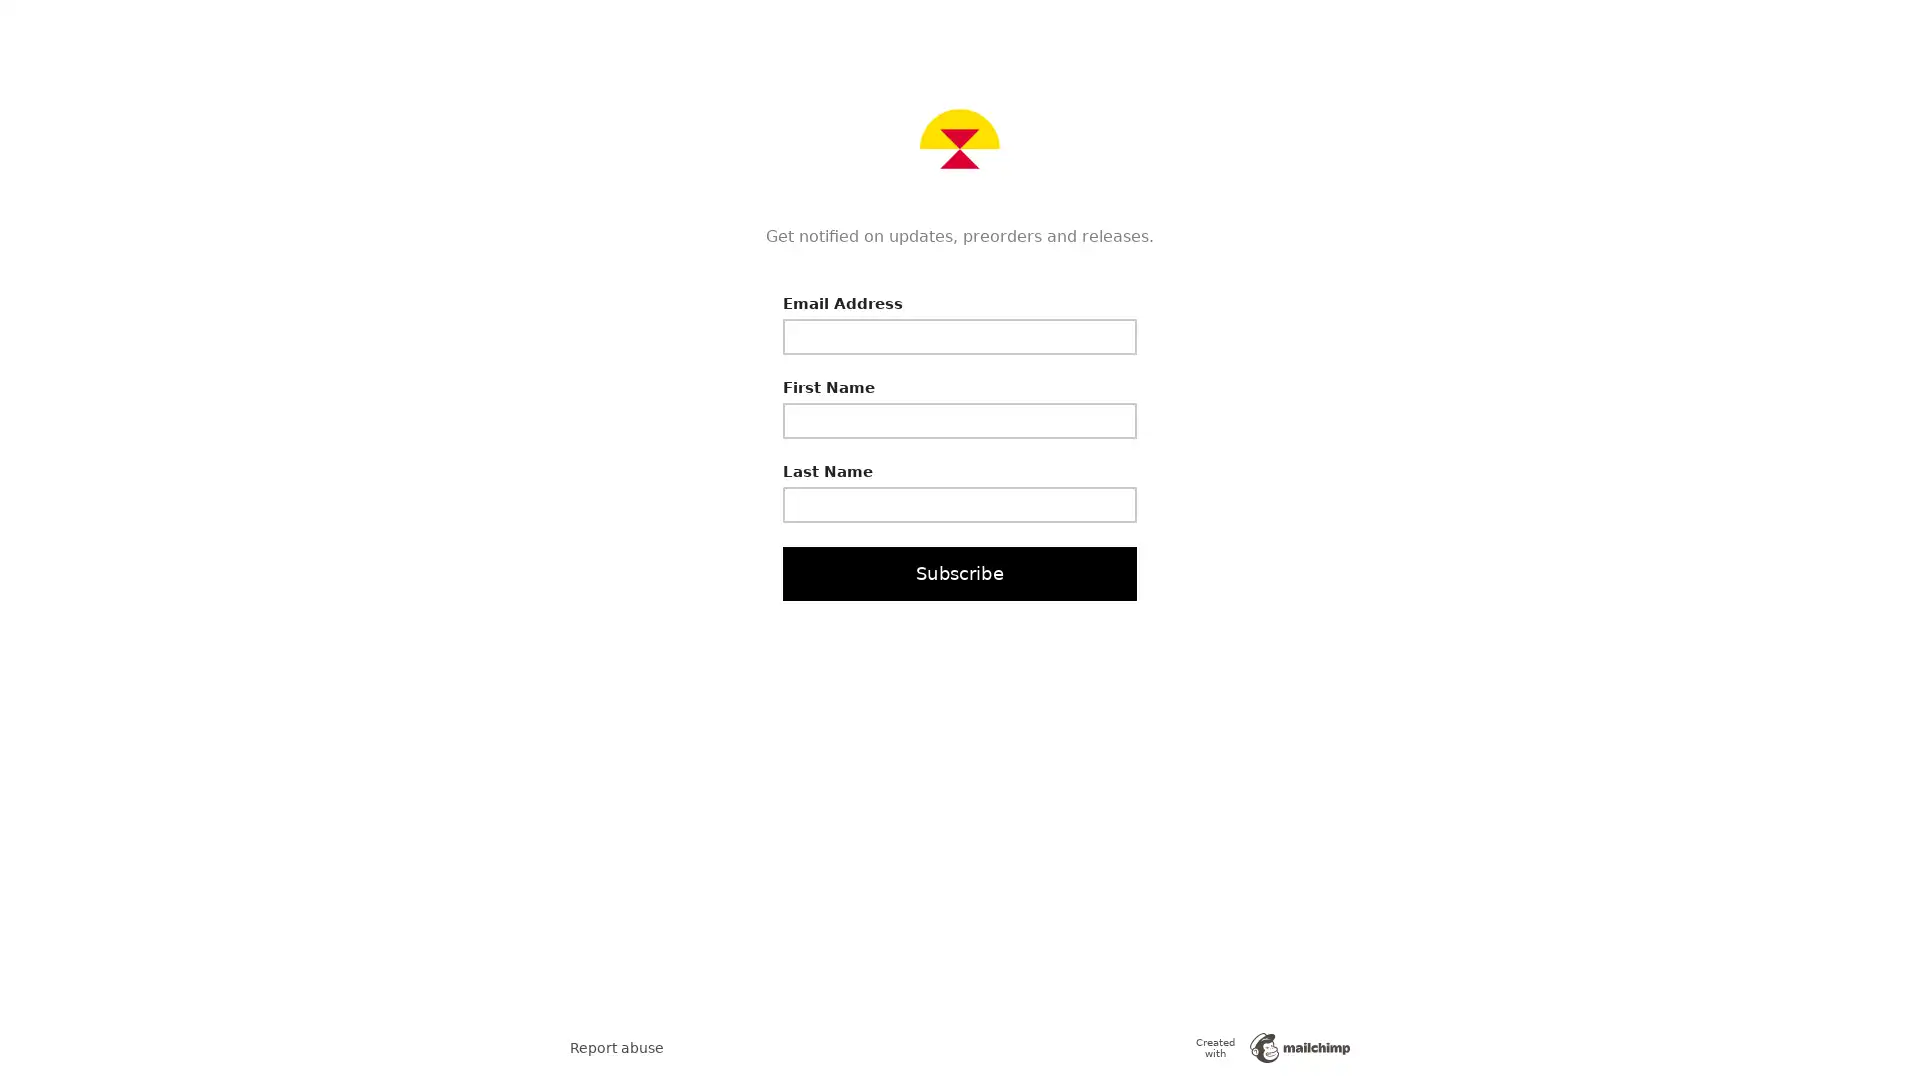 The height and width of the screenshot is (1080, 1920). What do you see at coordinates (960, 574) in the screenshot?
I see `Subscribe` at bounding box center [960, 574].